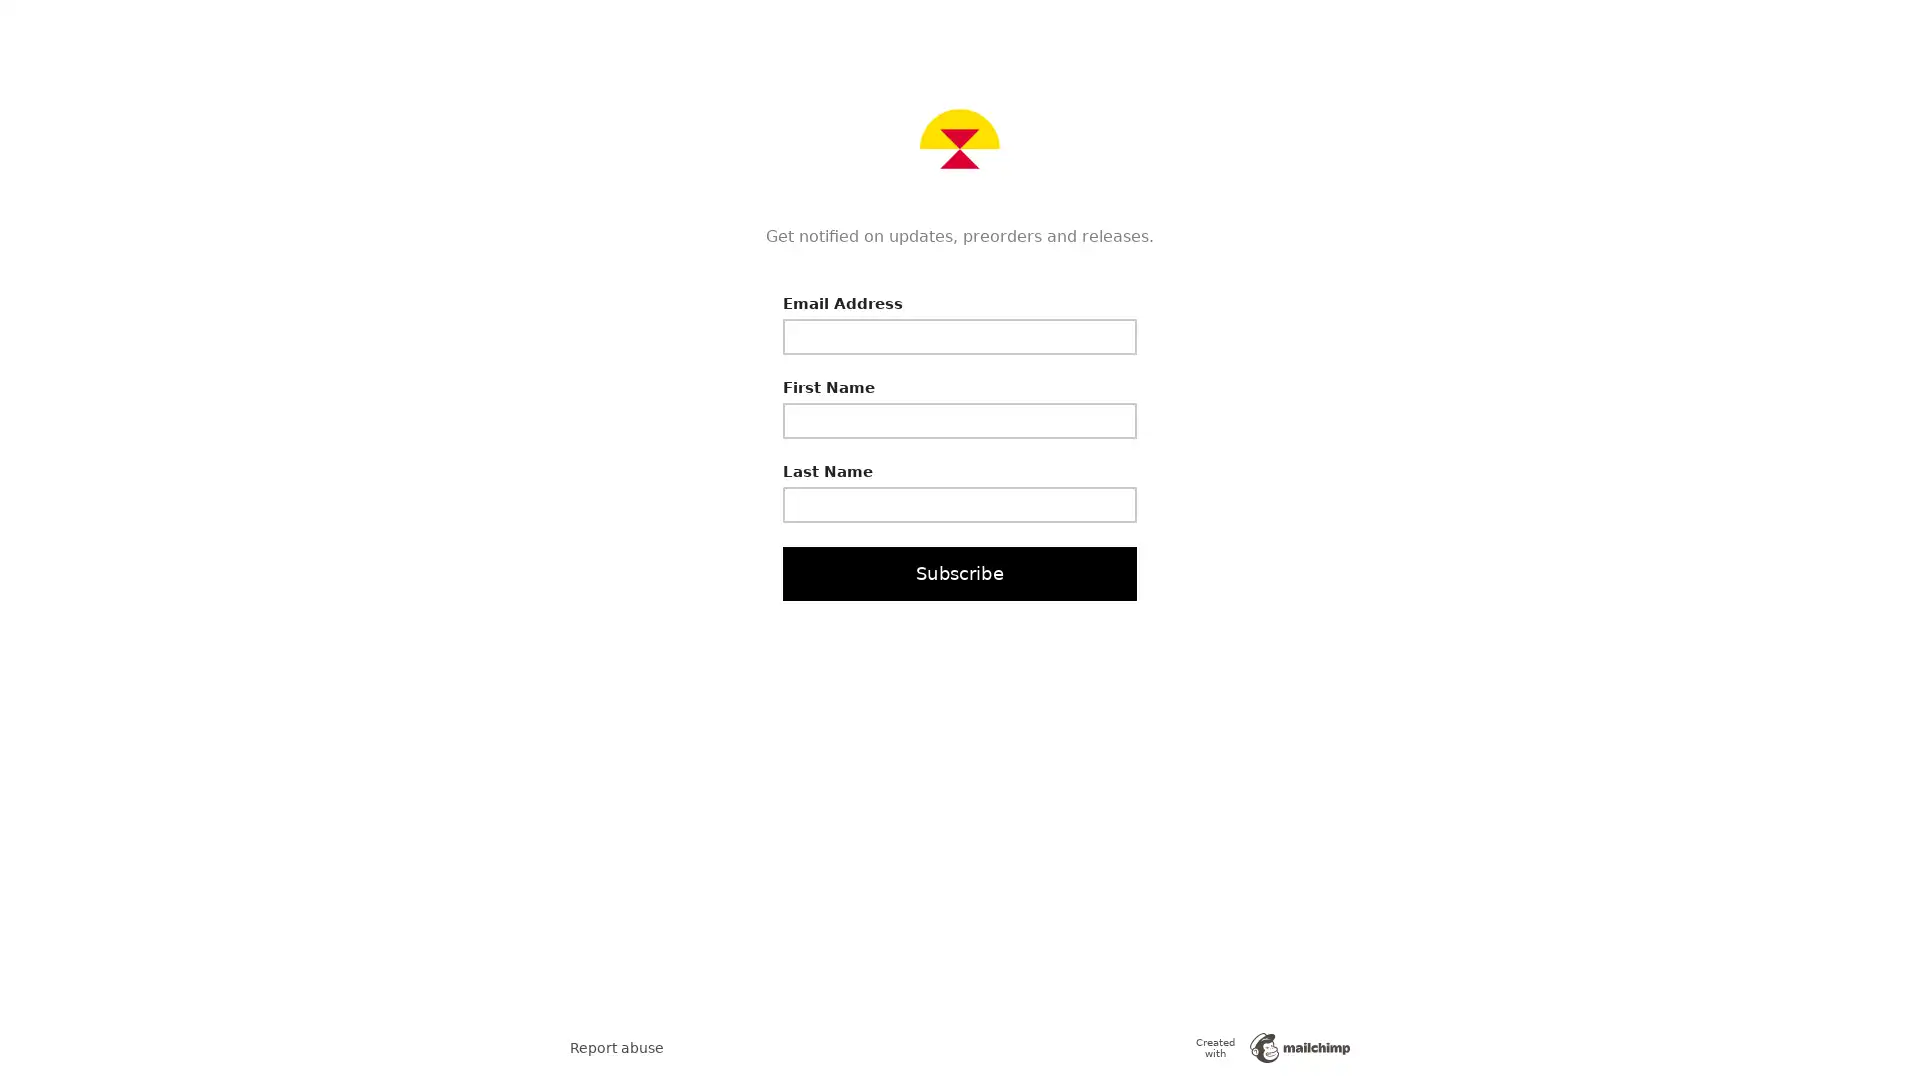 The height and width of the screenshot is (1080, 1920). What do you see at coordinates (960, 574) in the screenshot?
I see `Subscribe` at bounding box center [960, 574].